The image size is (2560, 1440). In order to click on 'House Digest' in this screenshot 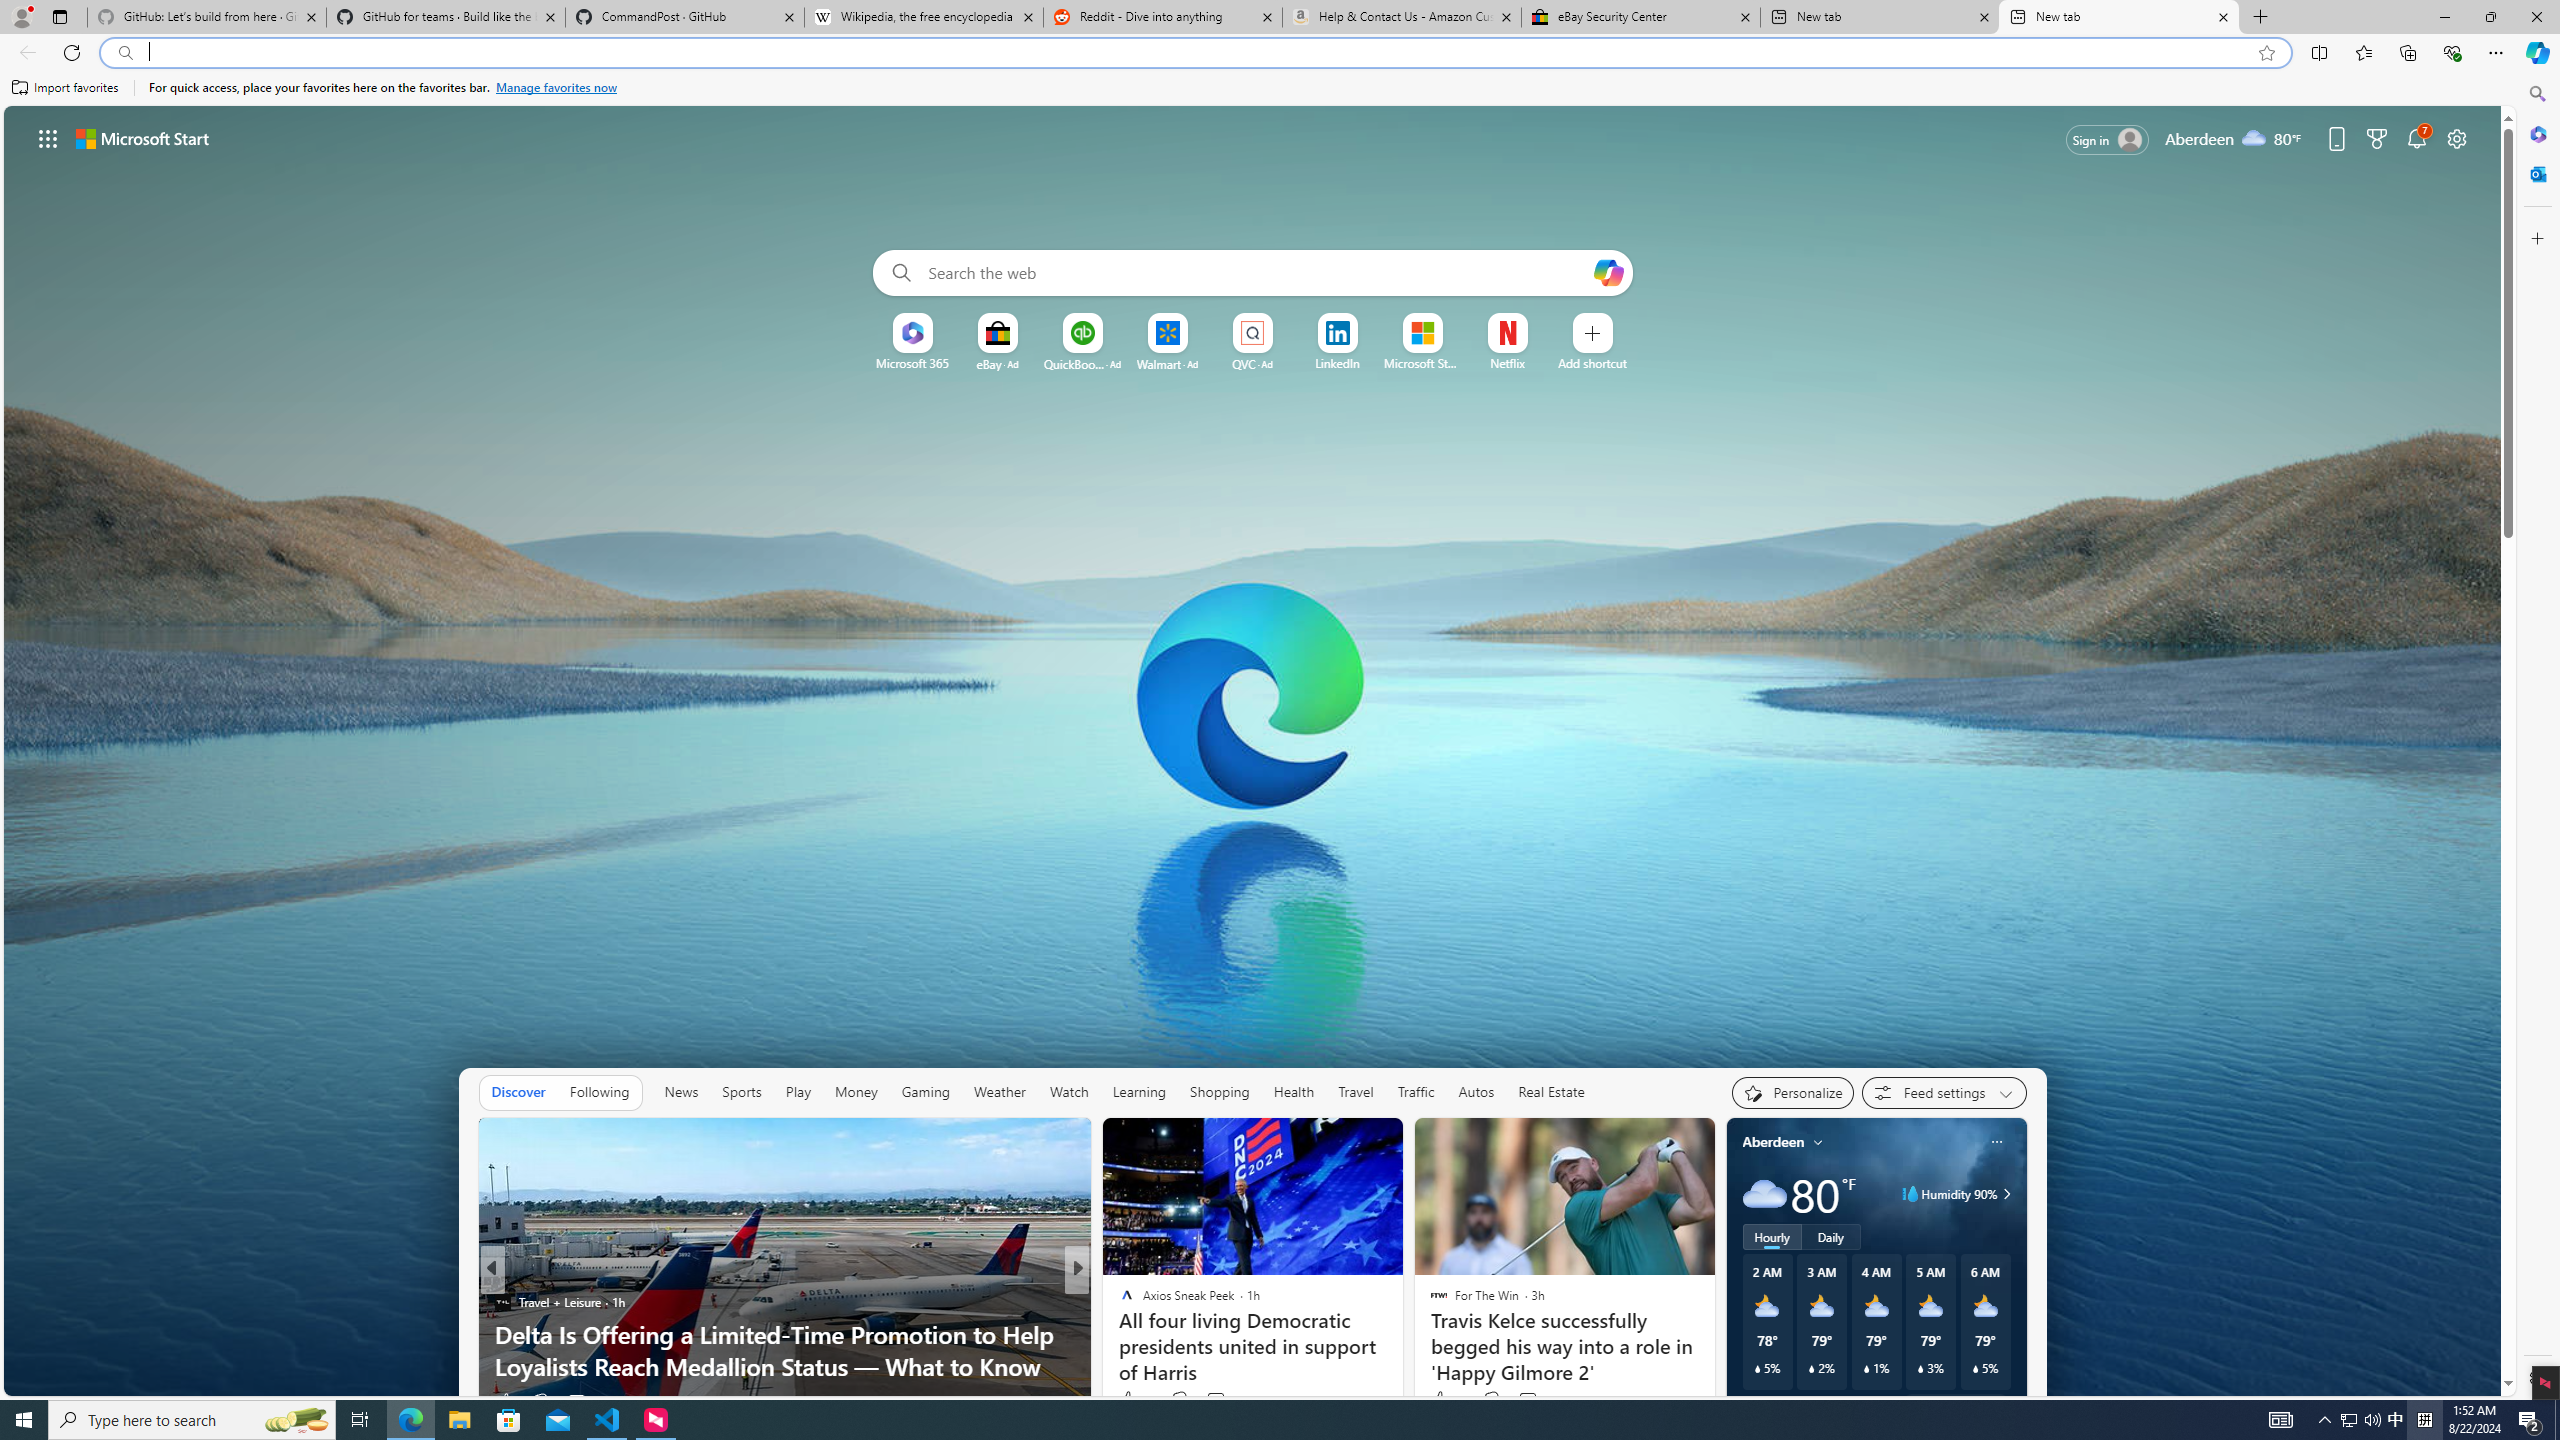, I will do `click(1117, 1302)`.